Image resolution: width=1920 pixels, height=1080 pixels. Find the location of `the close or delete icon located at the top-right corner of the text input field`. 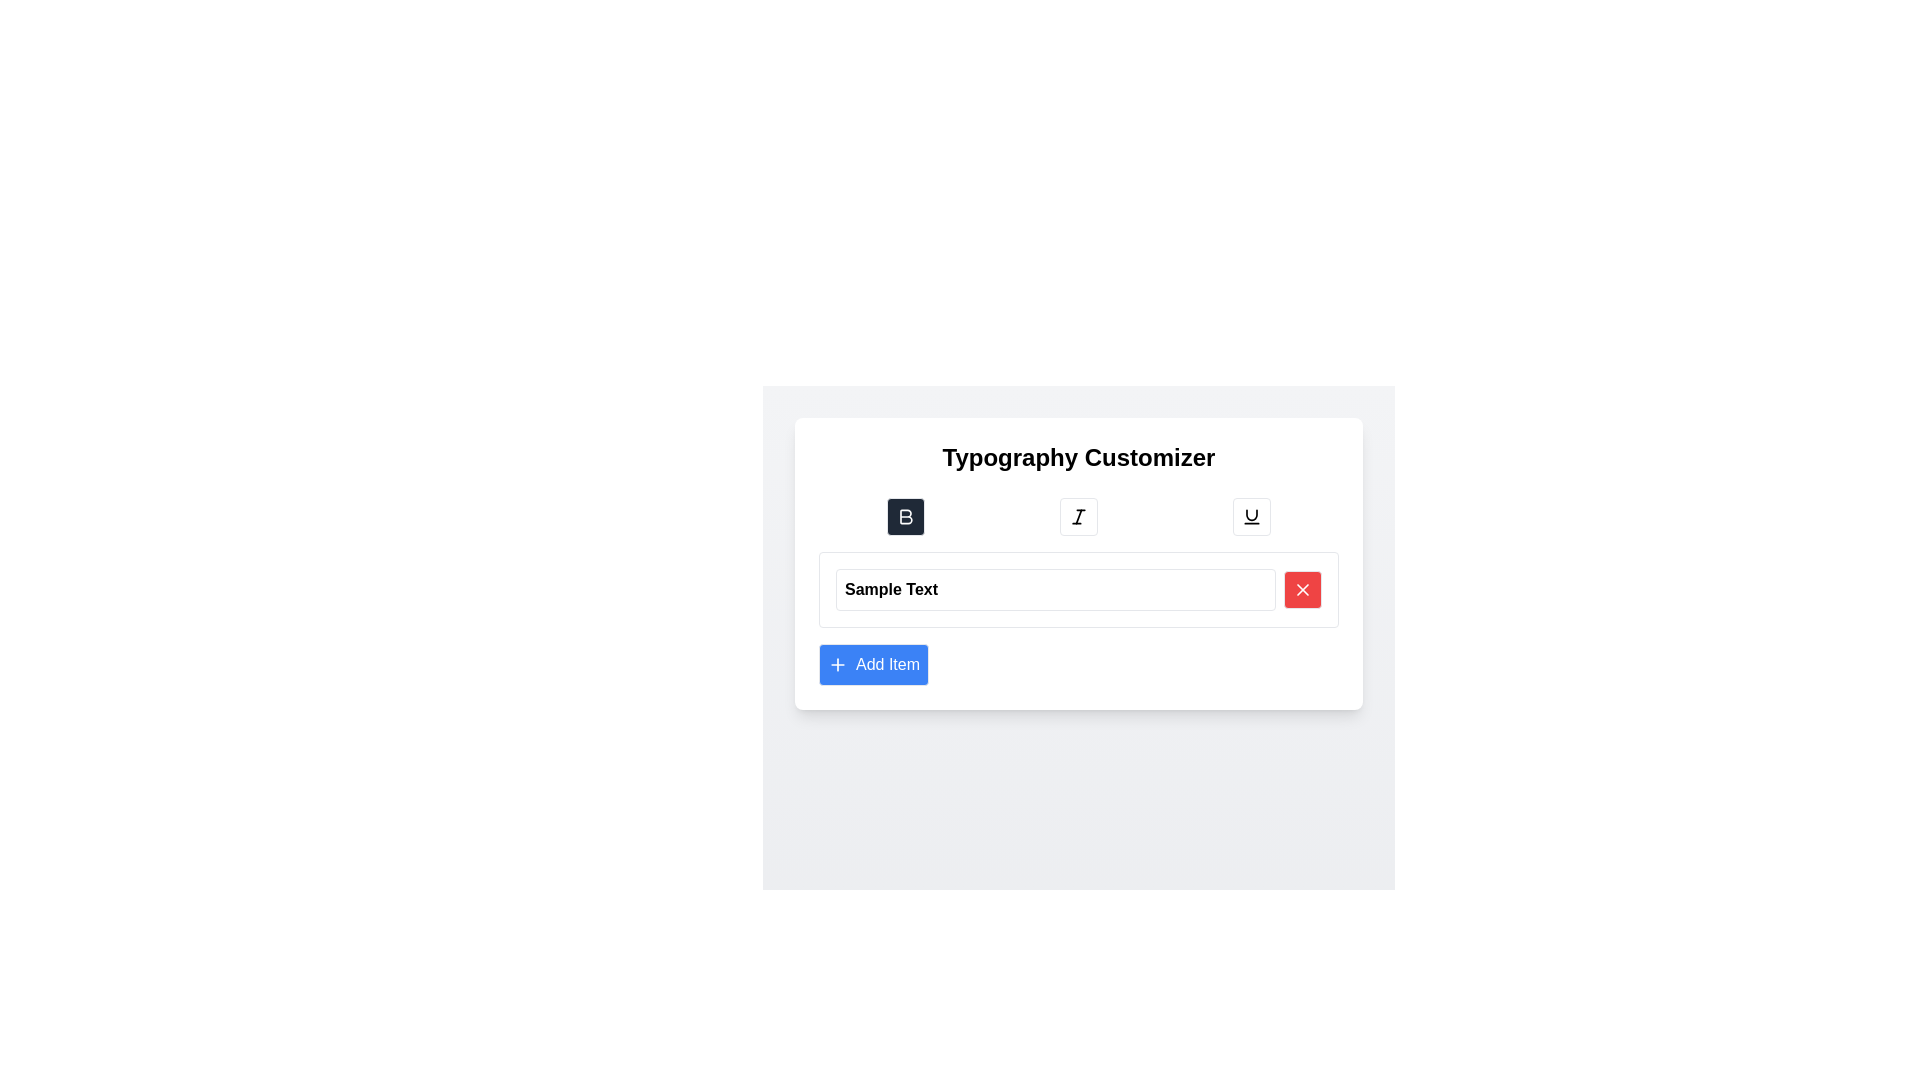

the close or delete icon located at the top-right corner of the text input field is located at coordinates (1302, 589).